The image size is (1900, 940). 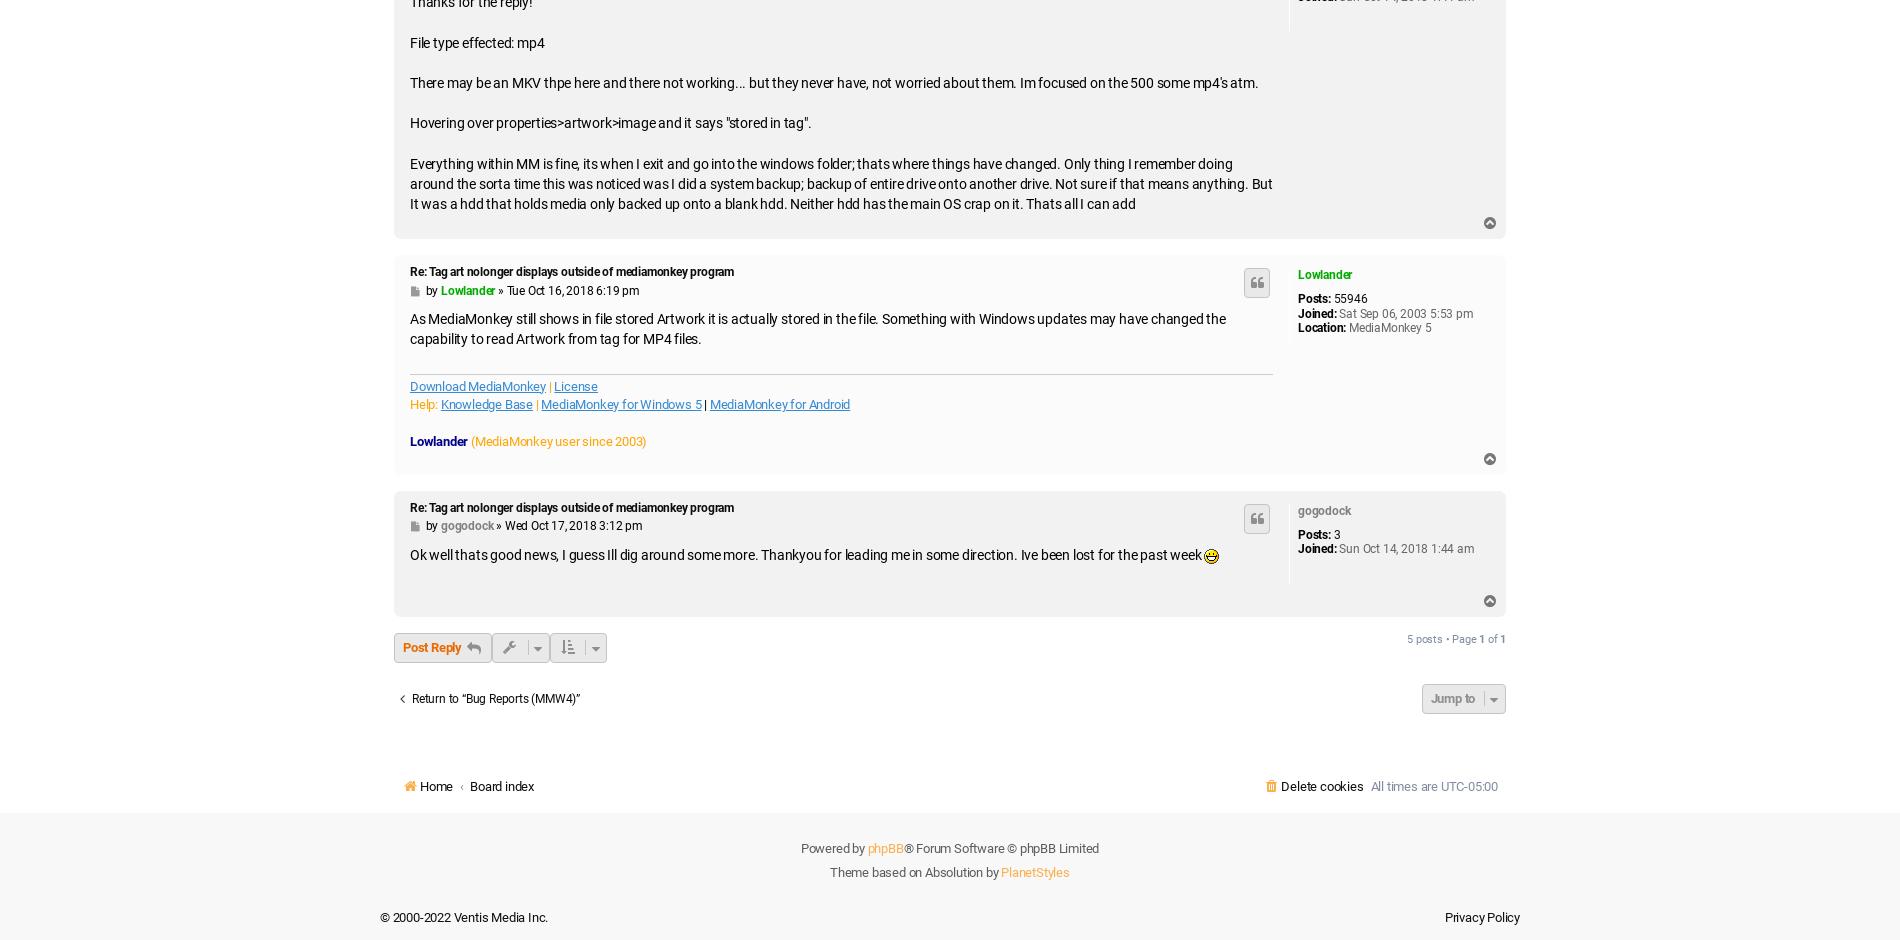 What do you see at coordinates (884, 847) in the screenshot?
I see `'phpBB'` at bounding box center [884, 847].